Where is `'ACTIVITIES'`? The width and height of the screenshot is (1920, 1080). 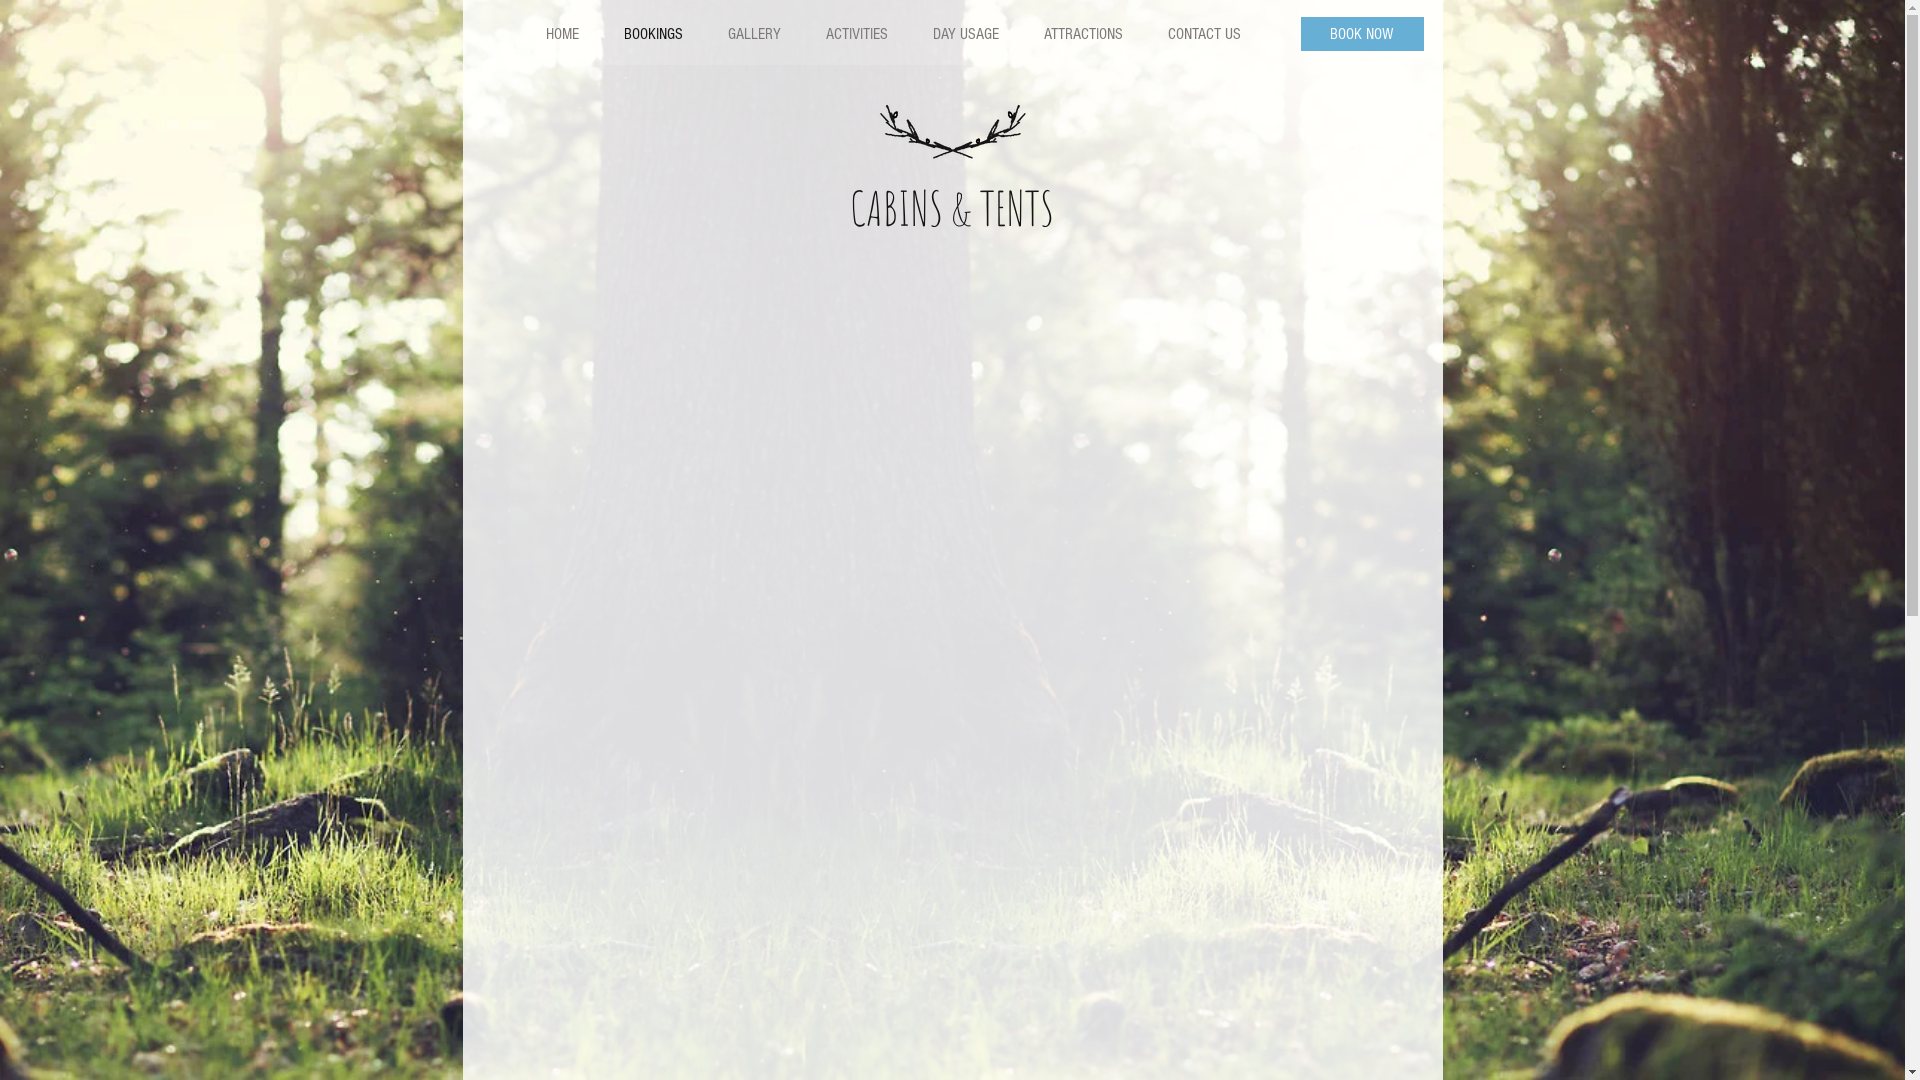 'ACTIVITIES' is located at coordinates (855, 34).